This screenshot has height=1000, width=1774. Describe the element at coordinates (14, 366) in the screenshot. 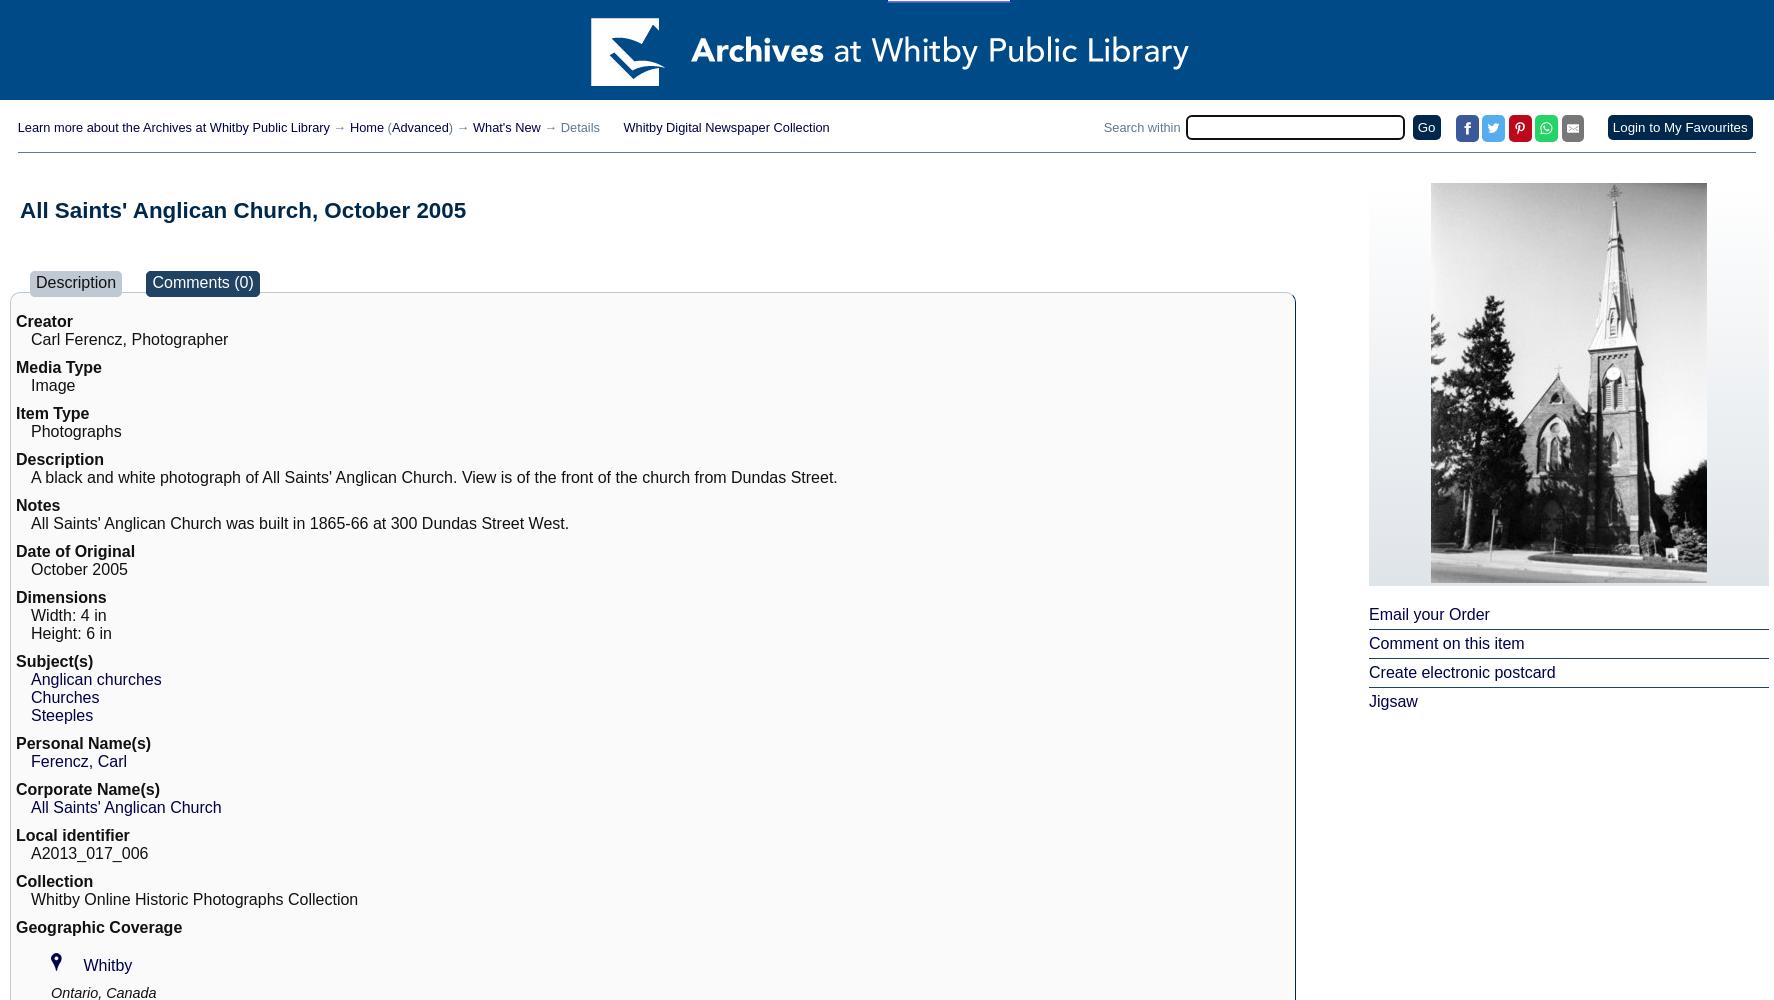

I see `'Media Type'` at that location.